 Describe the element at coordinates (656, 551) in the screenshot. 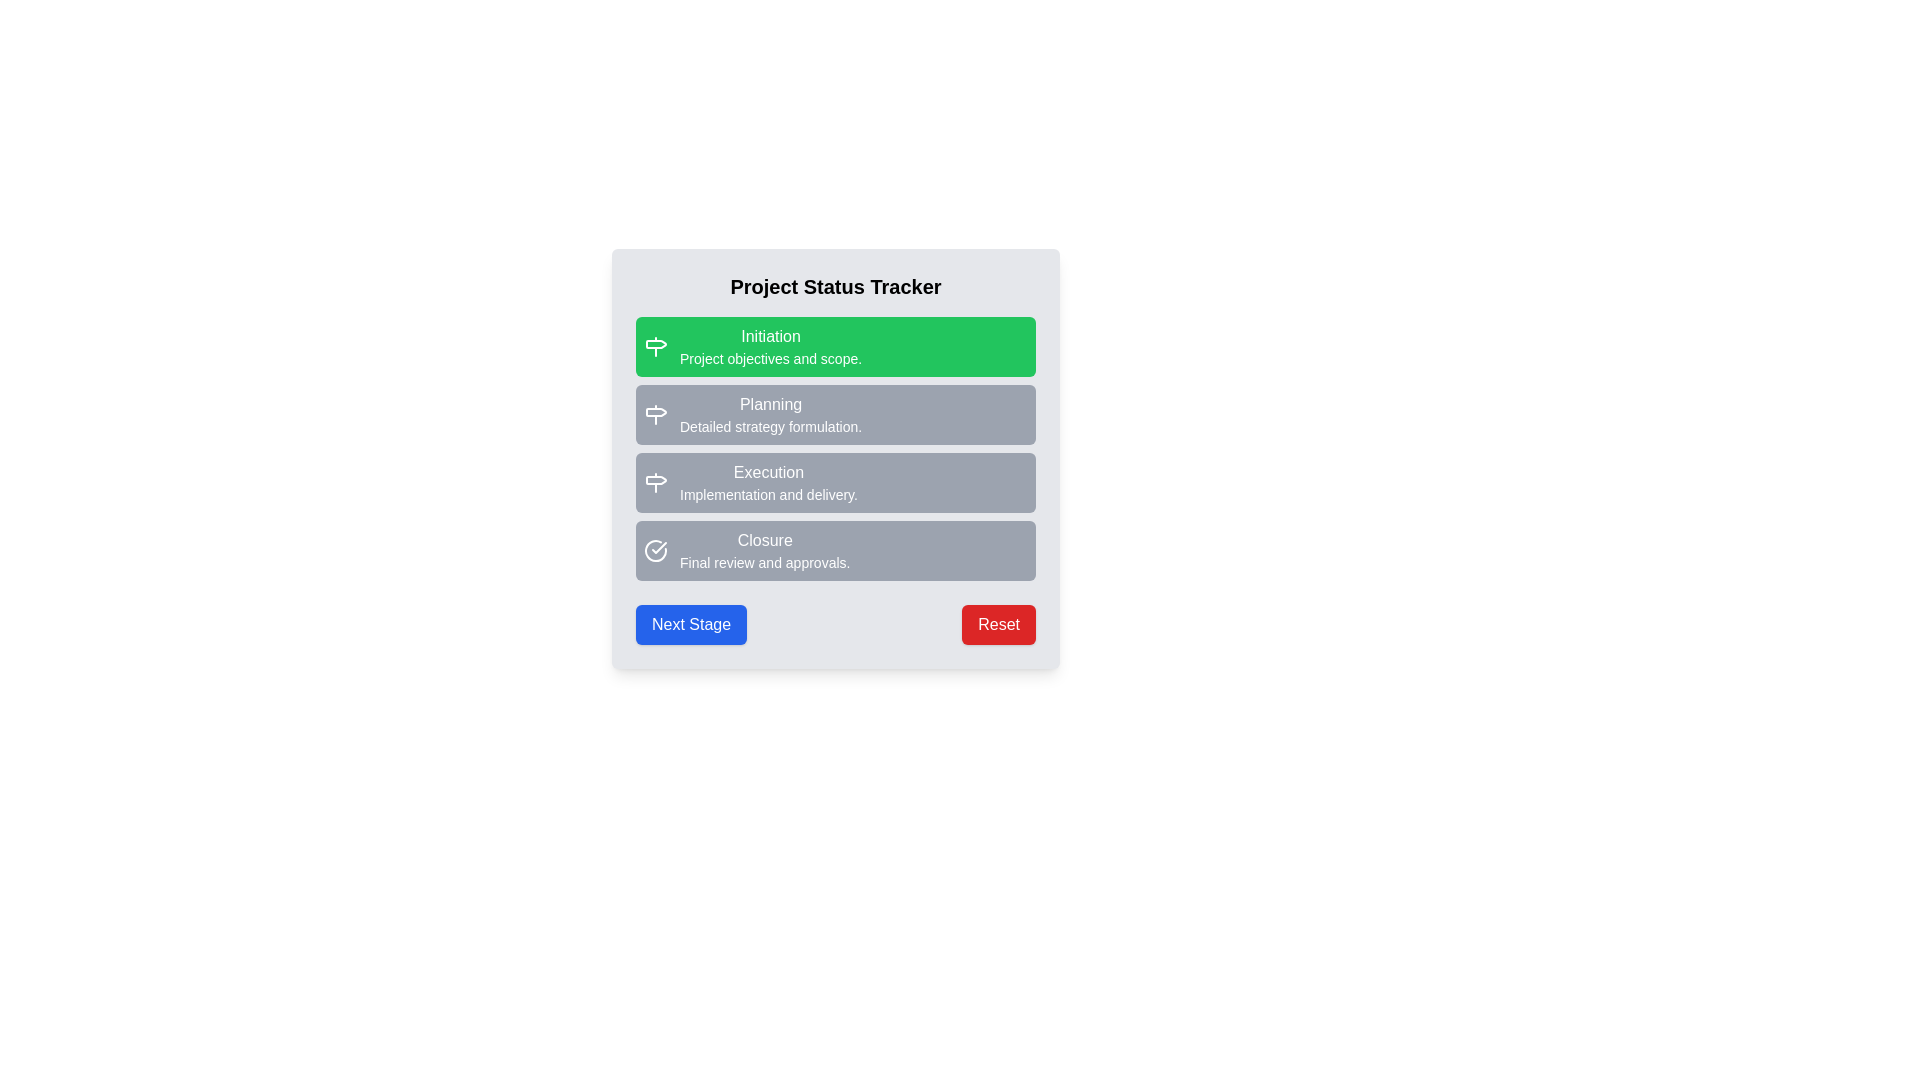

I see `the circular checkmark icon located within the light gray button of the 'Closure' section in the progress tracker UI` at that location.